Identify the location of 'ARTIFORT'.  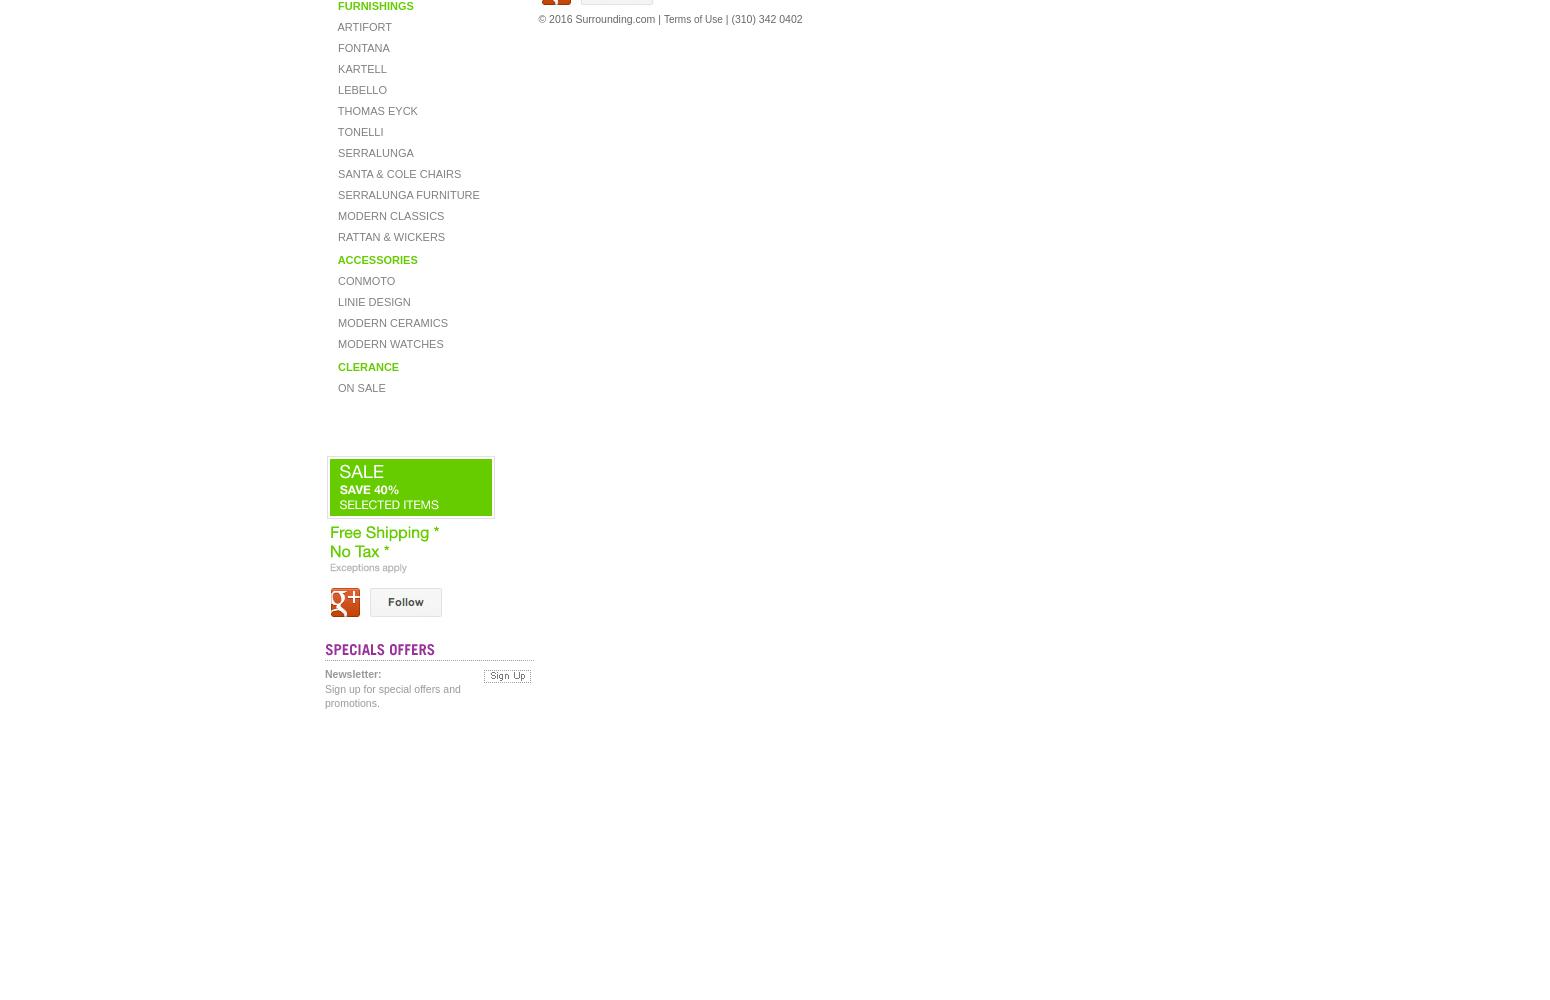
(362, 27).